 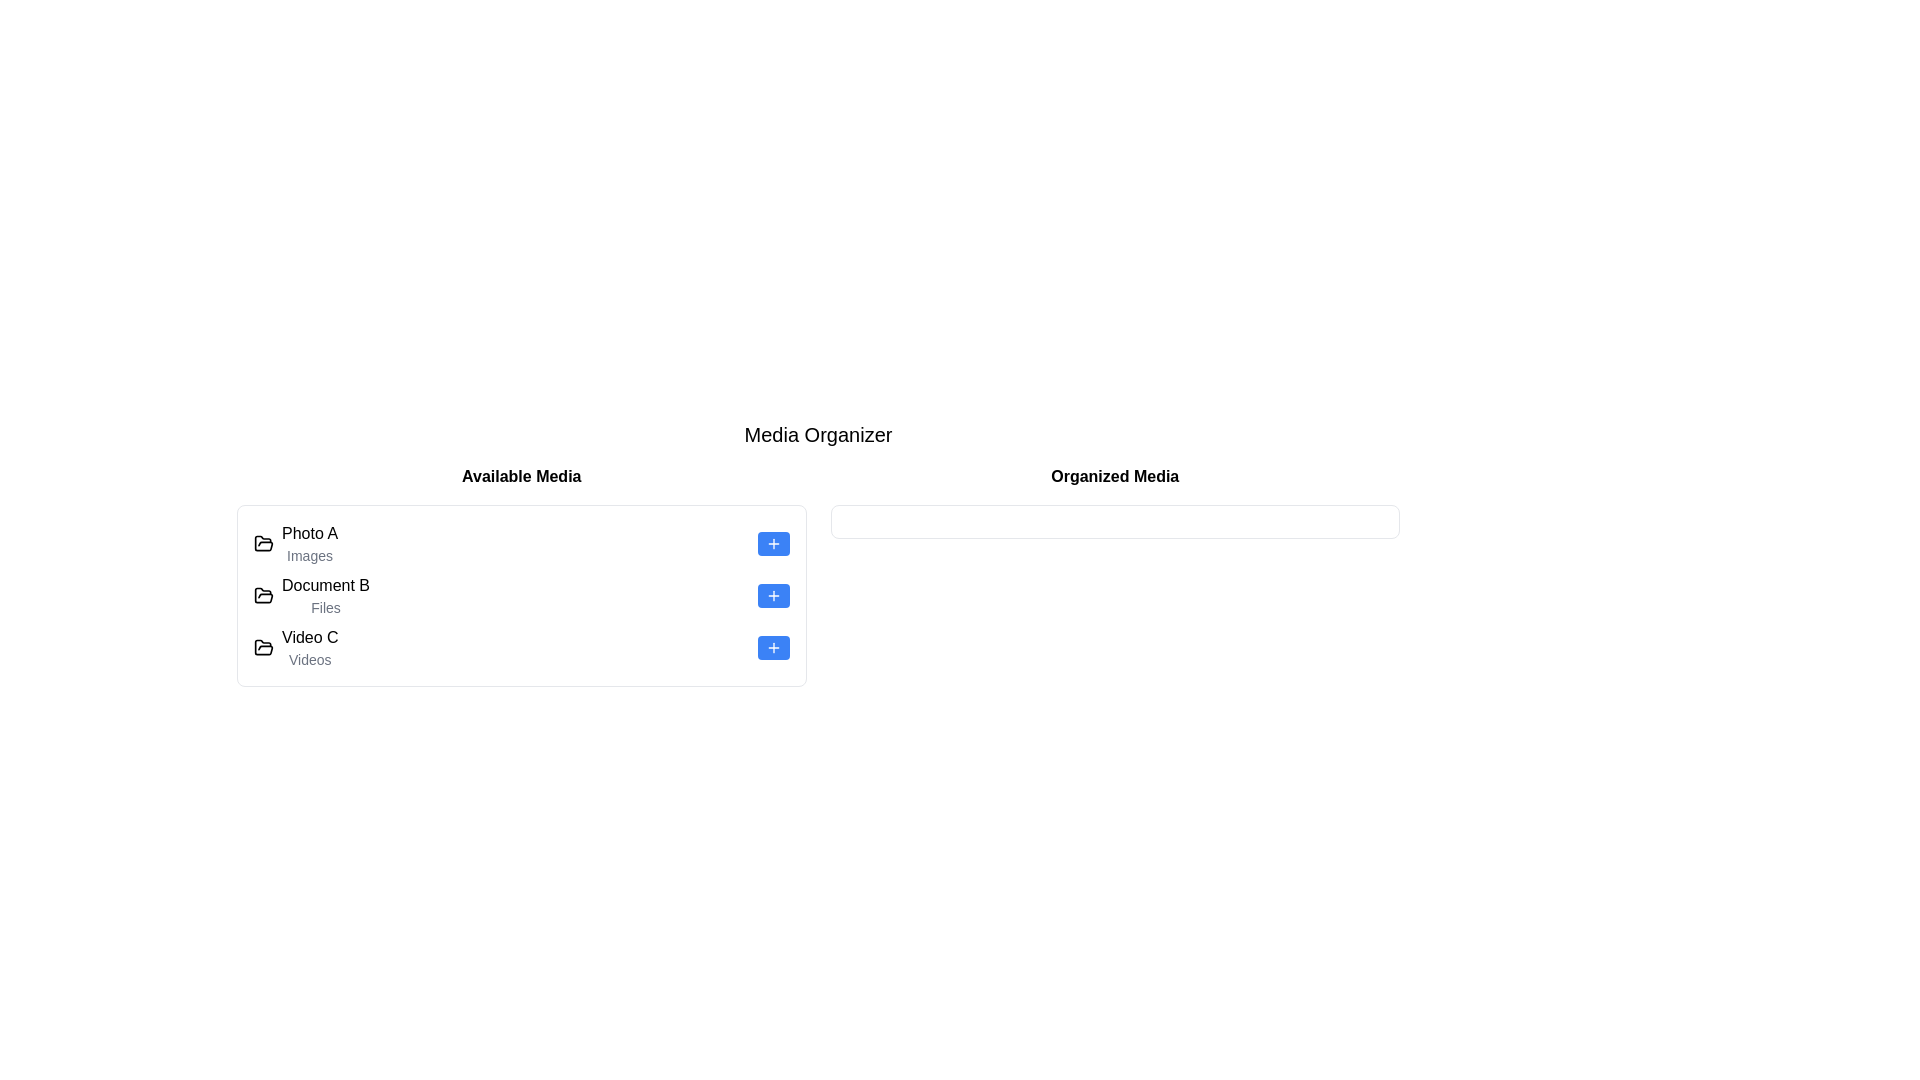 What do you see at coordinates (309, 543) in the screenshot?
I see `the 'Photo A' text label, which is the first item in the 'Available Media' section, located directly above 'Document B Files' and 'Video C Videos'` at bounding box center [309, 543].